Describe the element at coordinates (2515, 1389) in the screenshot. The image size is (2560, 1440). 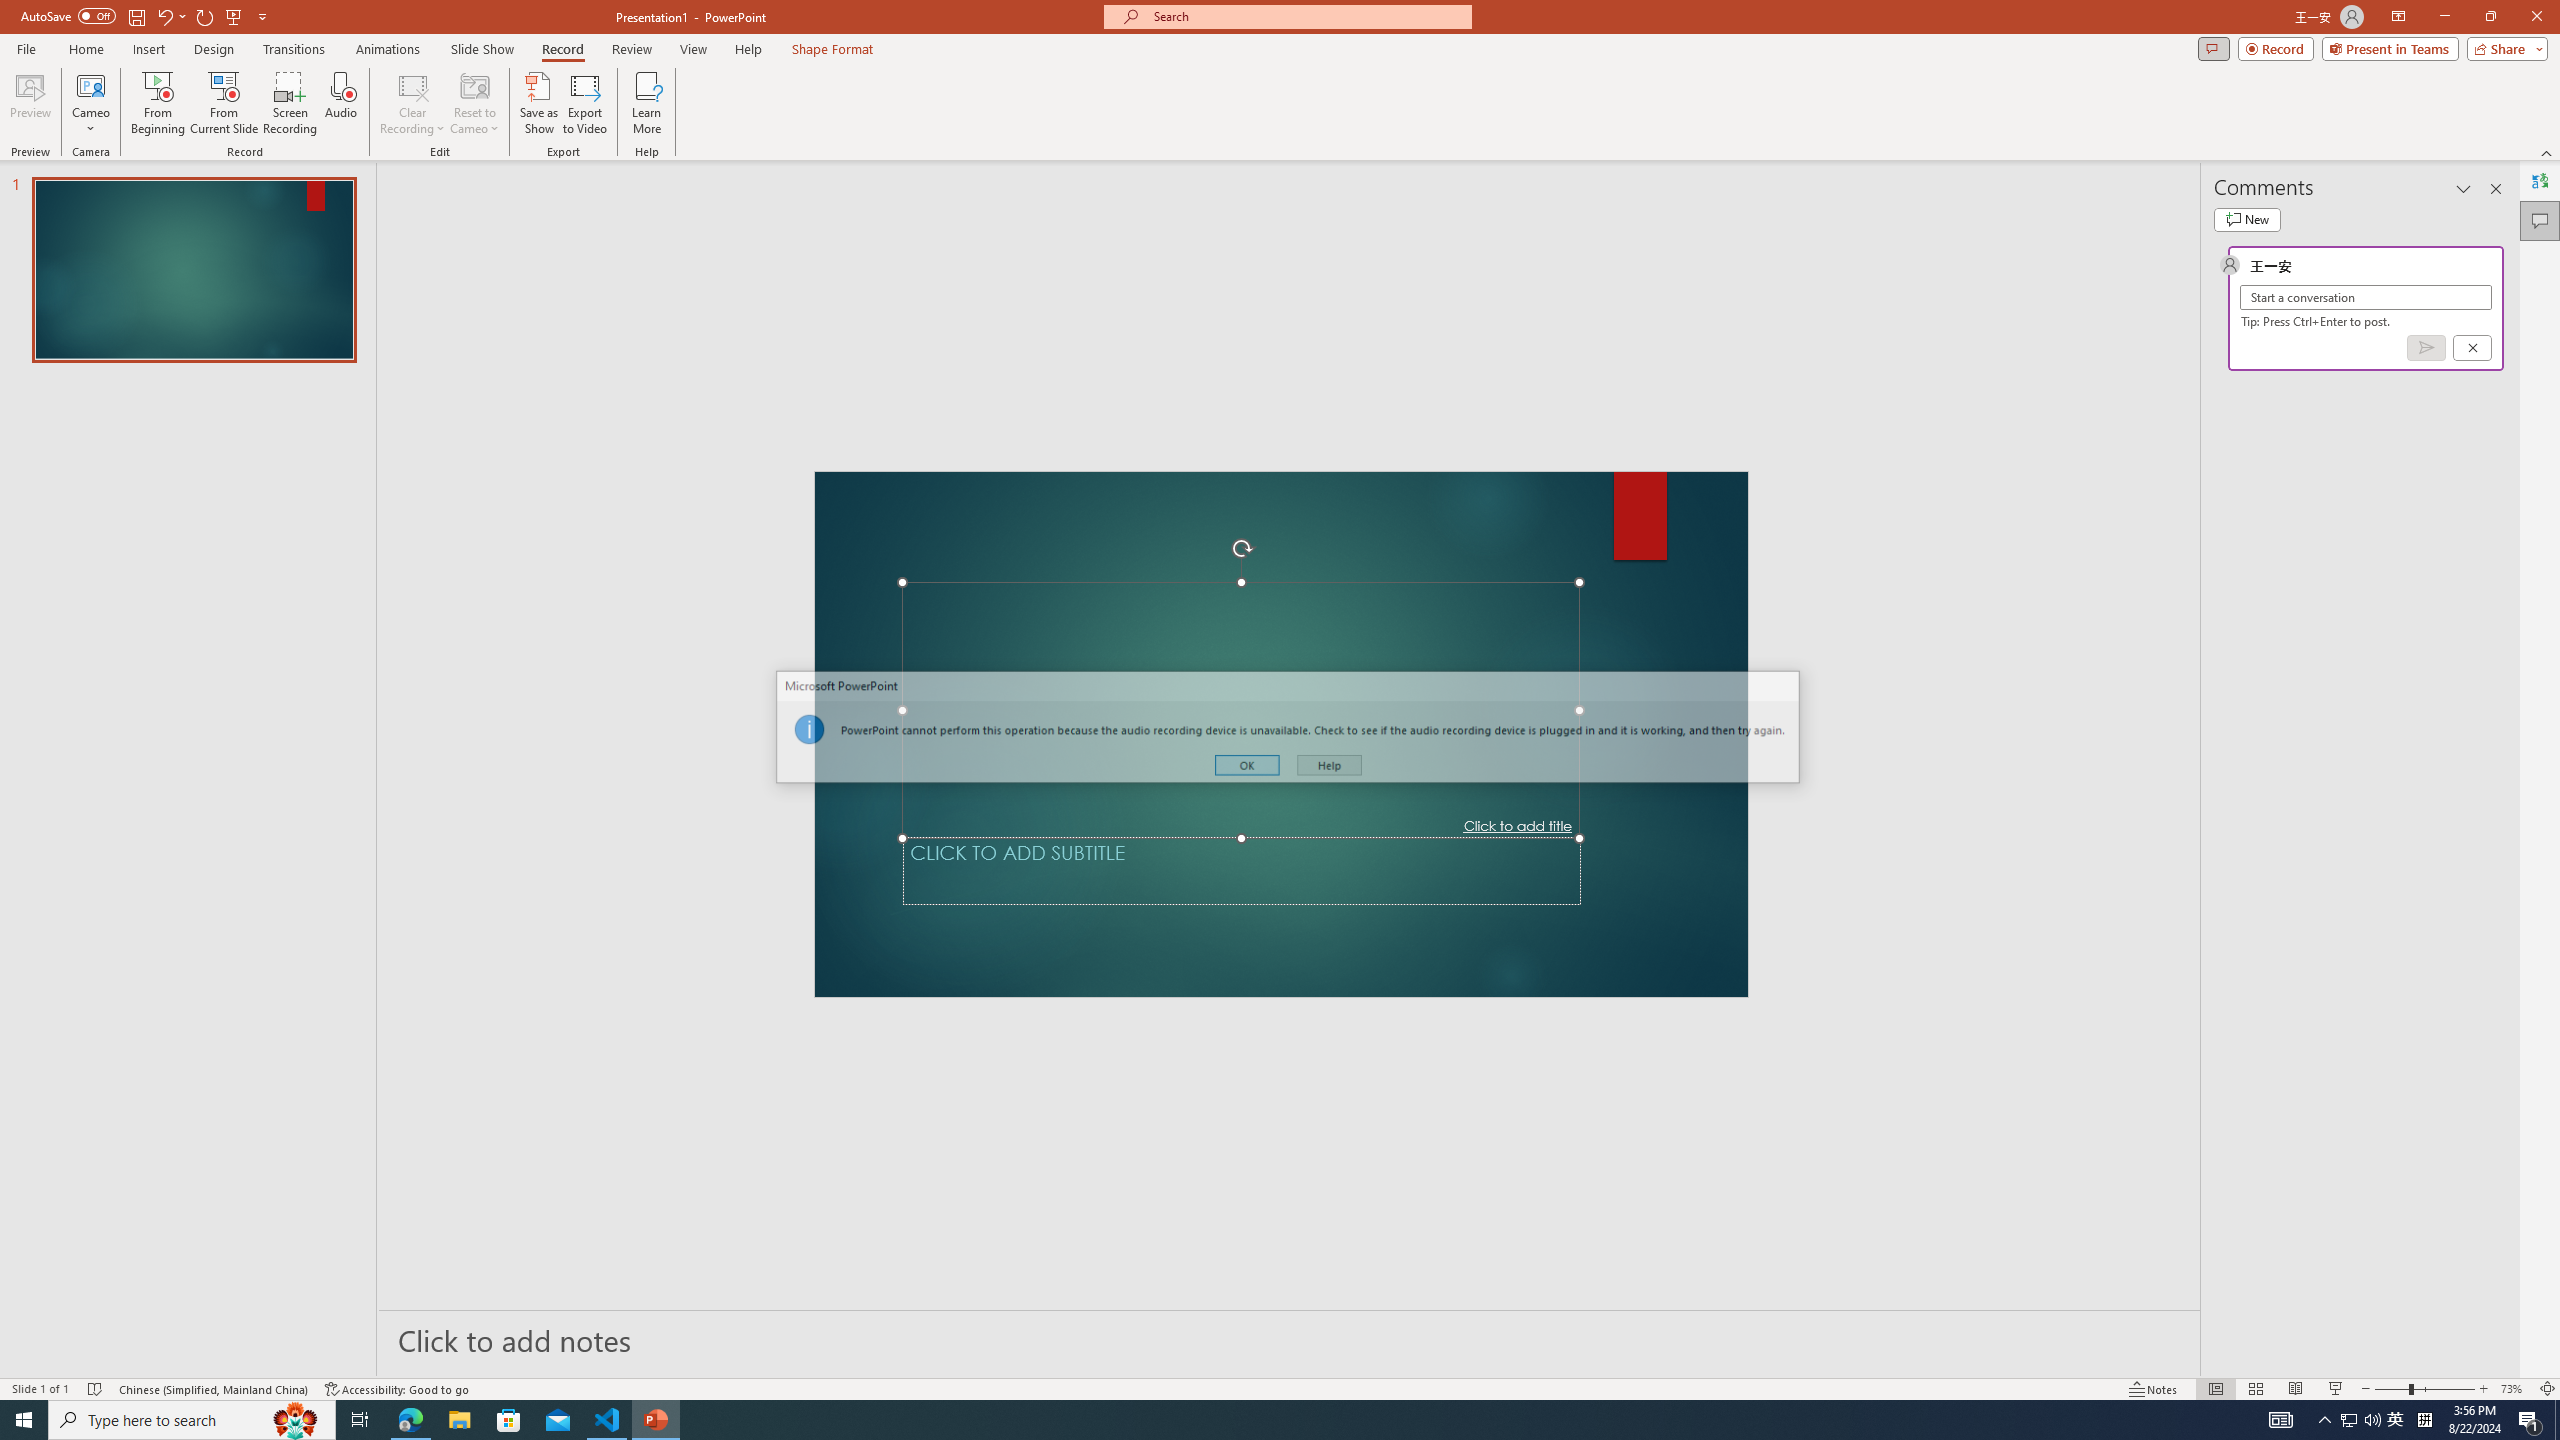
I see `'Zoom 73%'` at that location.